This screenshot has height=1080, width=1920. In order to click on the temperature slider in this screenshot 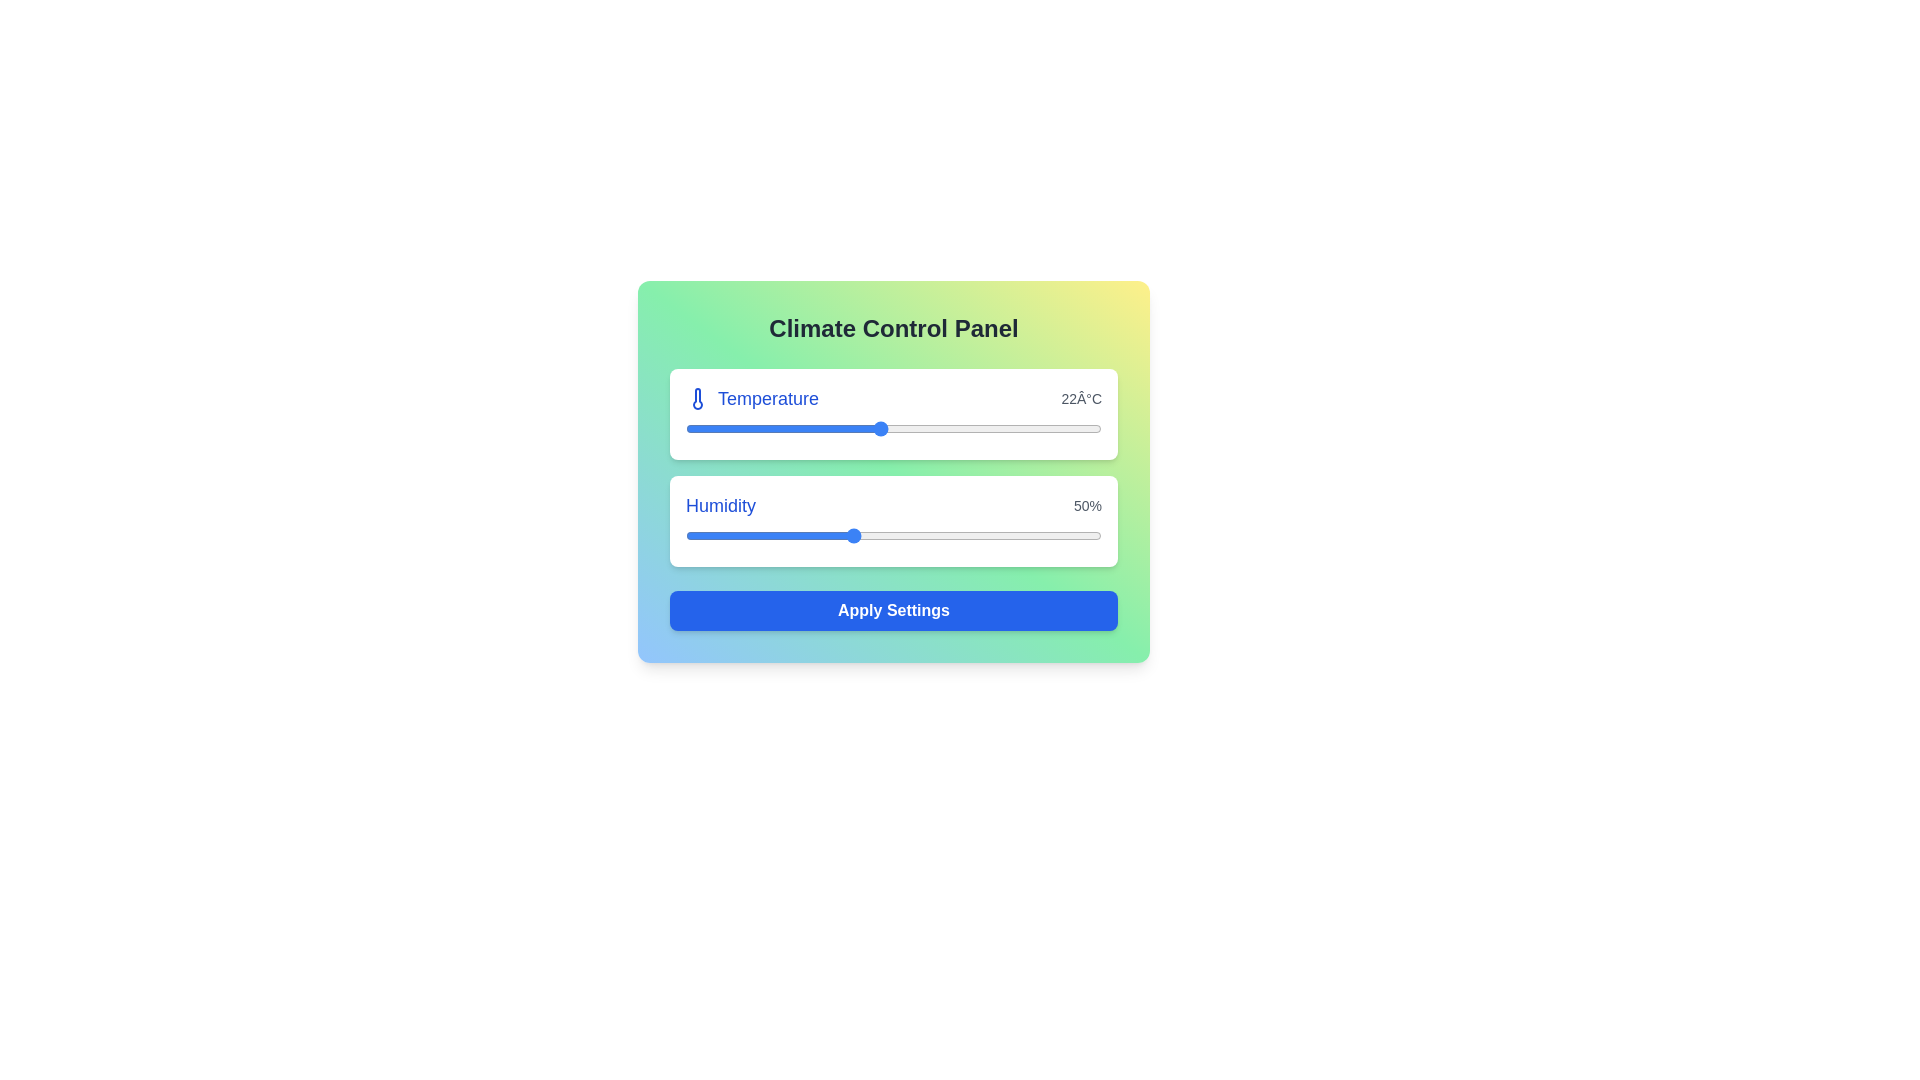, I will do `click(824, 427)`.